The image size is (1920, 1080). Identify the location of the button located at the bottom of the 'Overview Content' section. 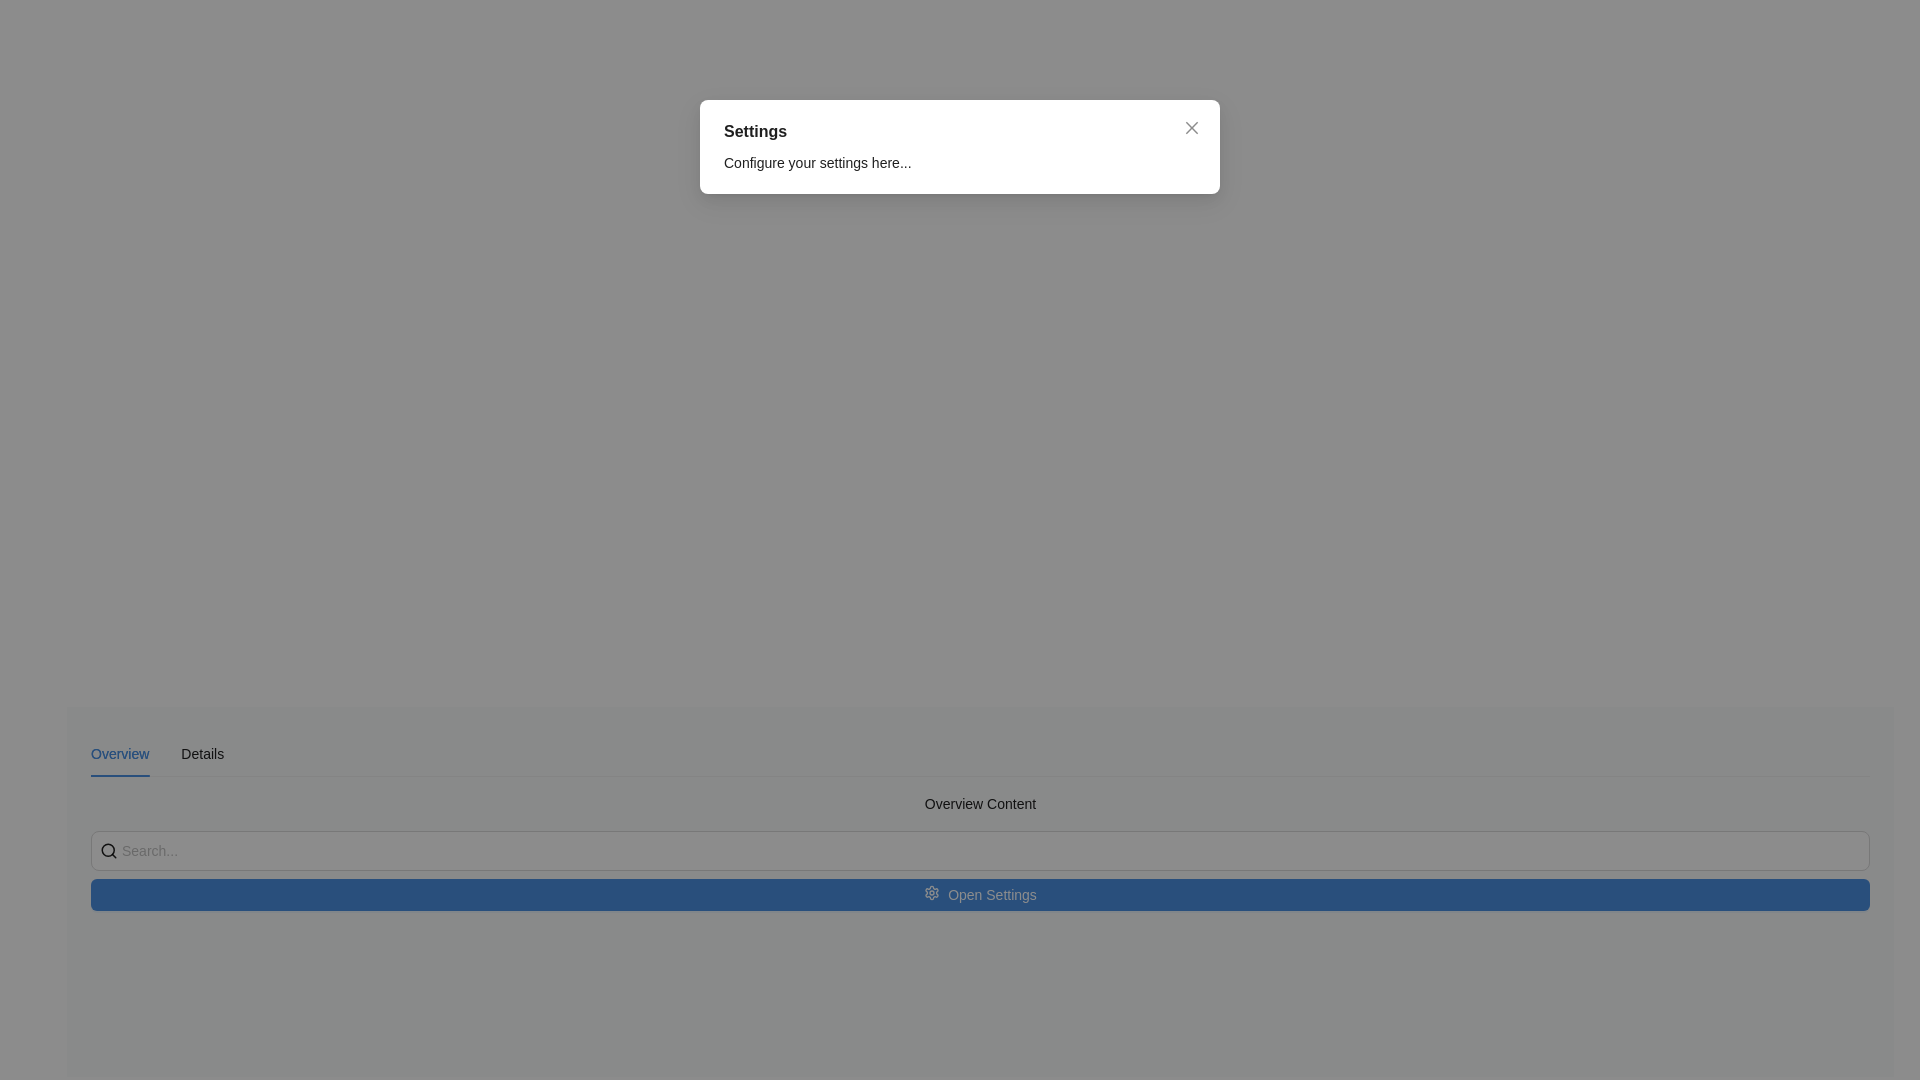
(980, 870).